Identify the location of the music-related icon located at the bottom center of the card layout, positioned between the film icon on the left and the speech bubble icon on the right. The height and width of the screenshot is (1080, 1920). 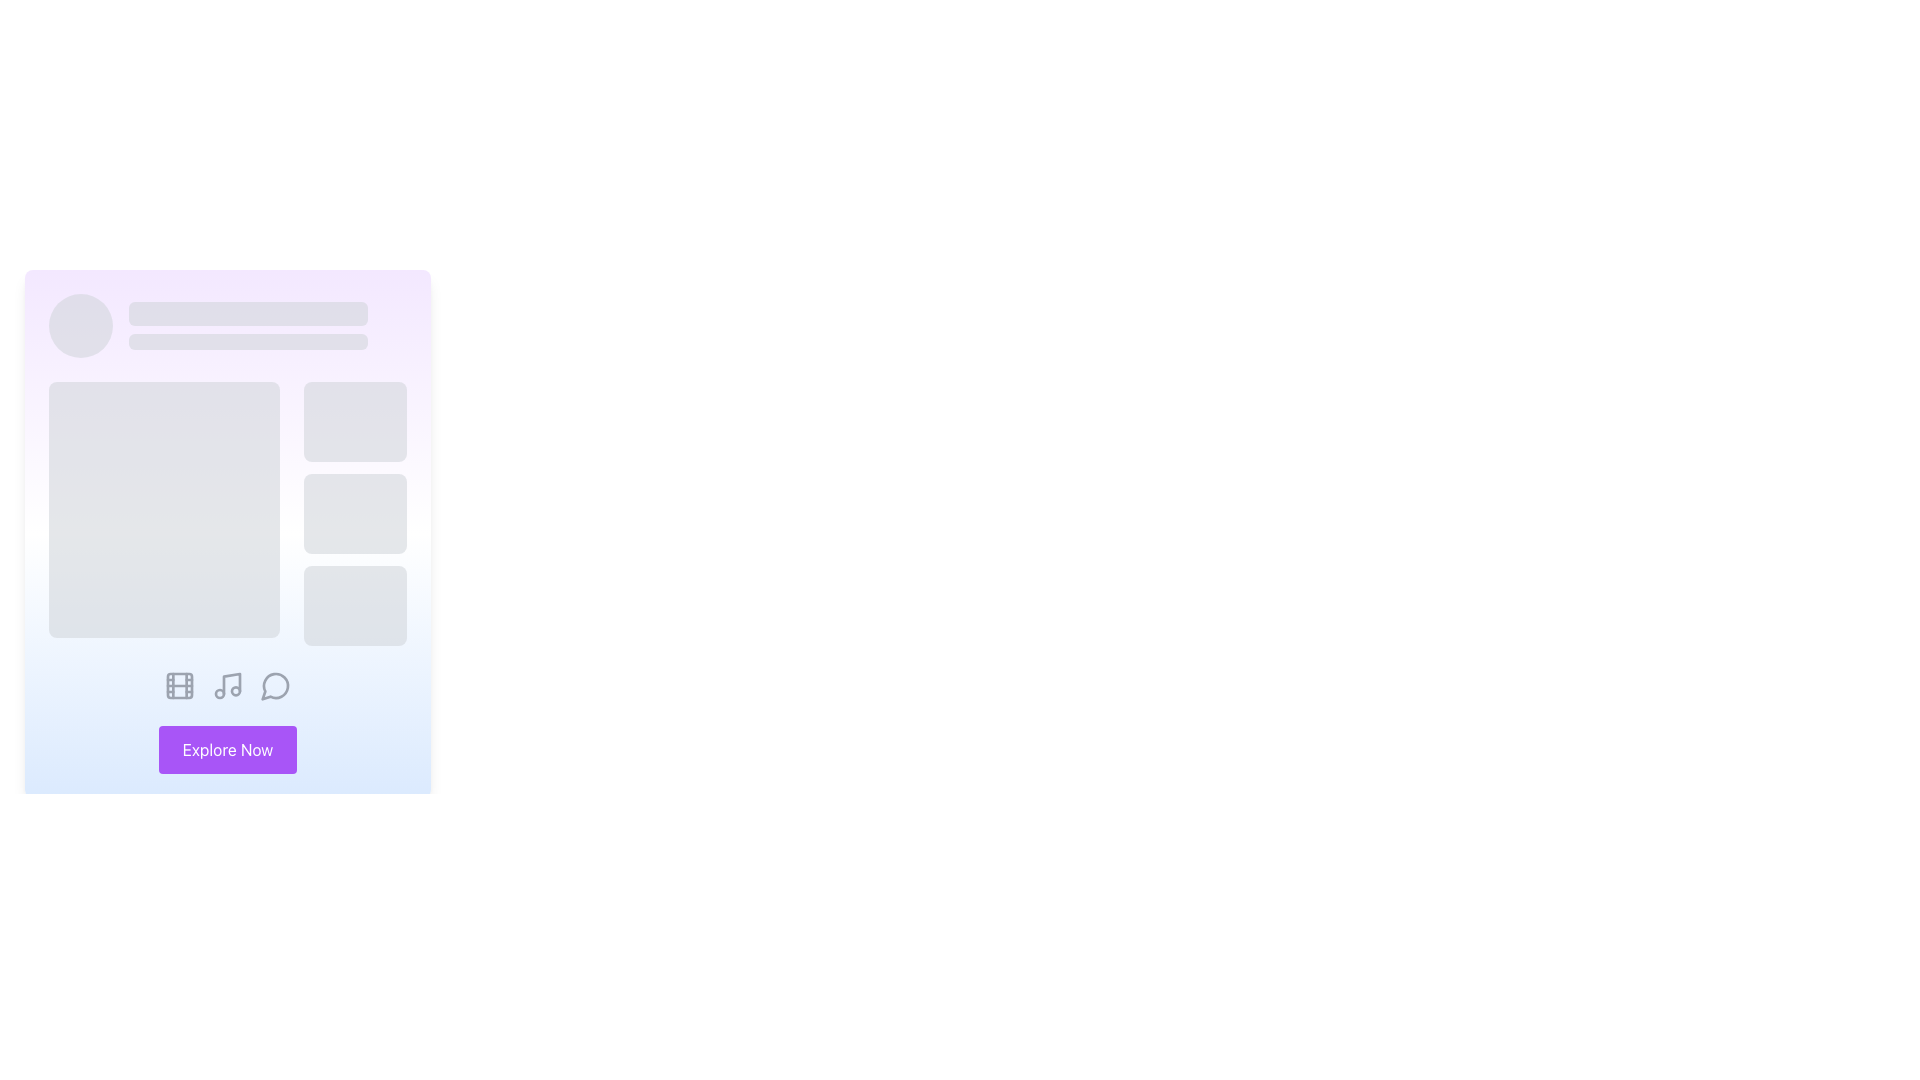
(227, 685).